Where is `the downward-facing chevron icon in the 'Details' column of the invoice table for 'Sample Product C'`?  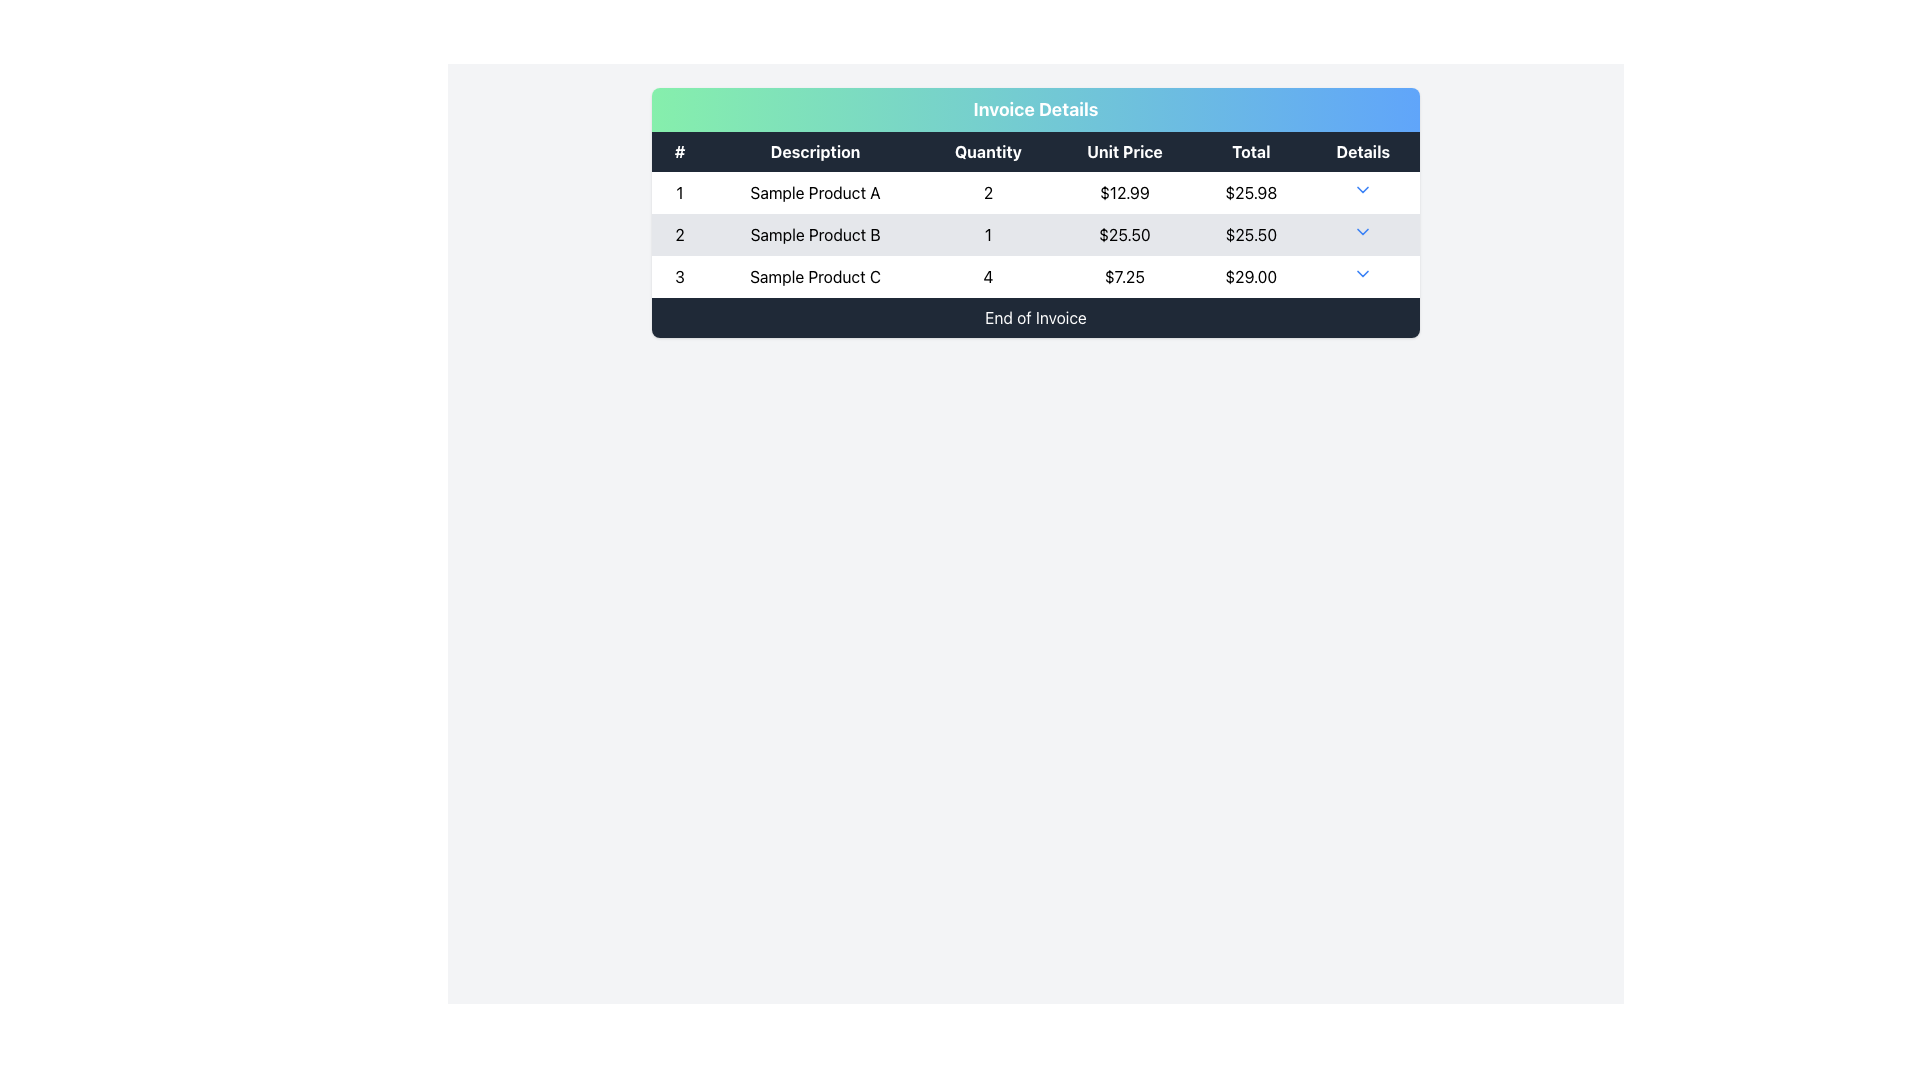 the downward-facing chevron icon in the 'Details' column of the invoice table for 'Sample Product C' is located at coordinates (1362, 273).